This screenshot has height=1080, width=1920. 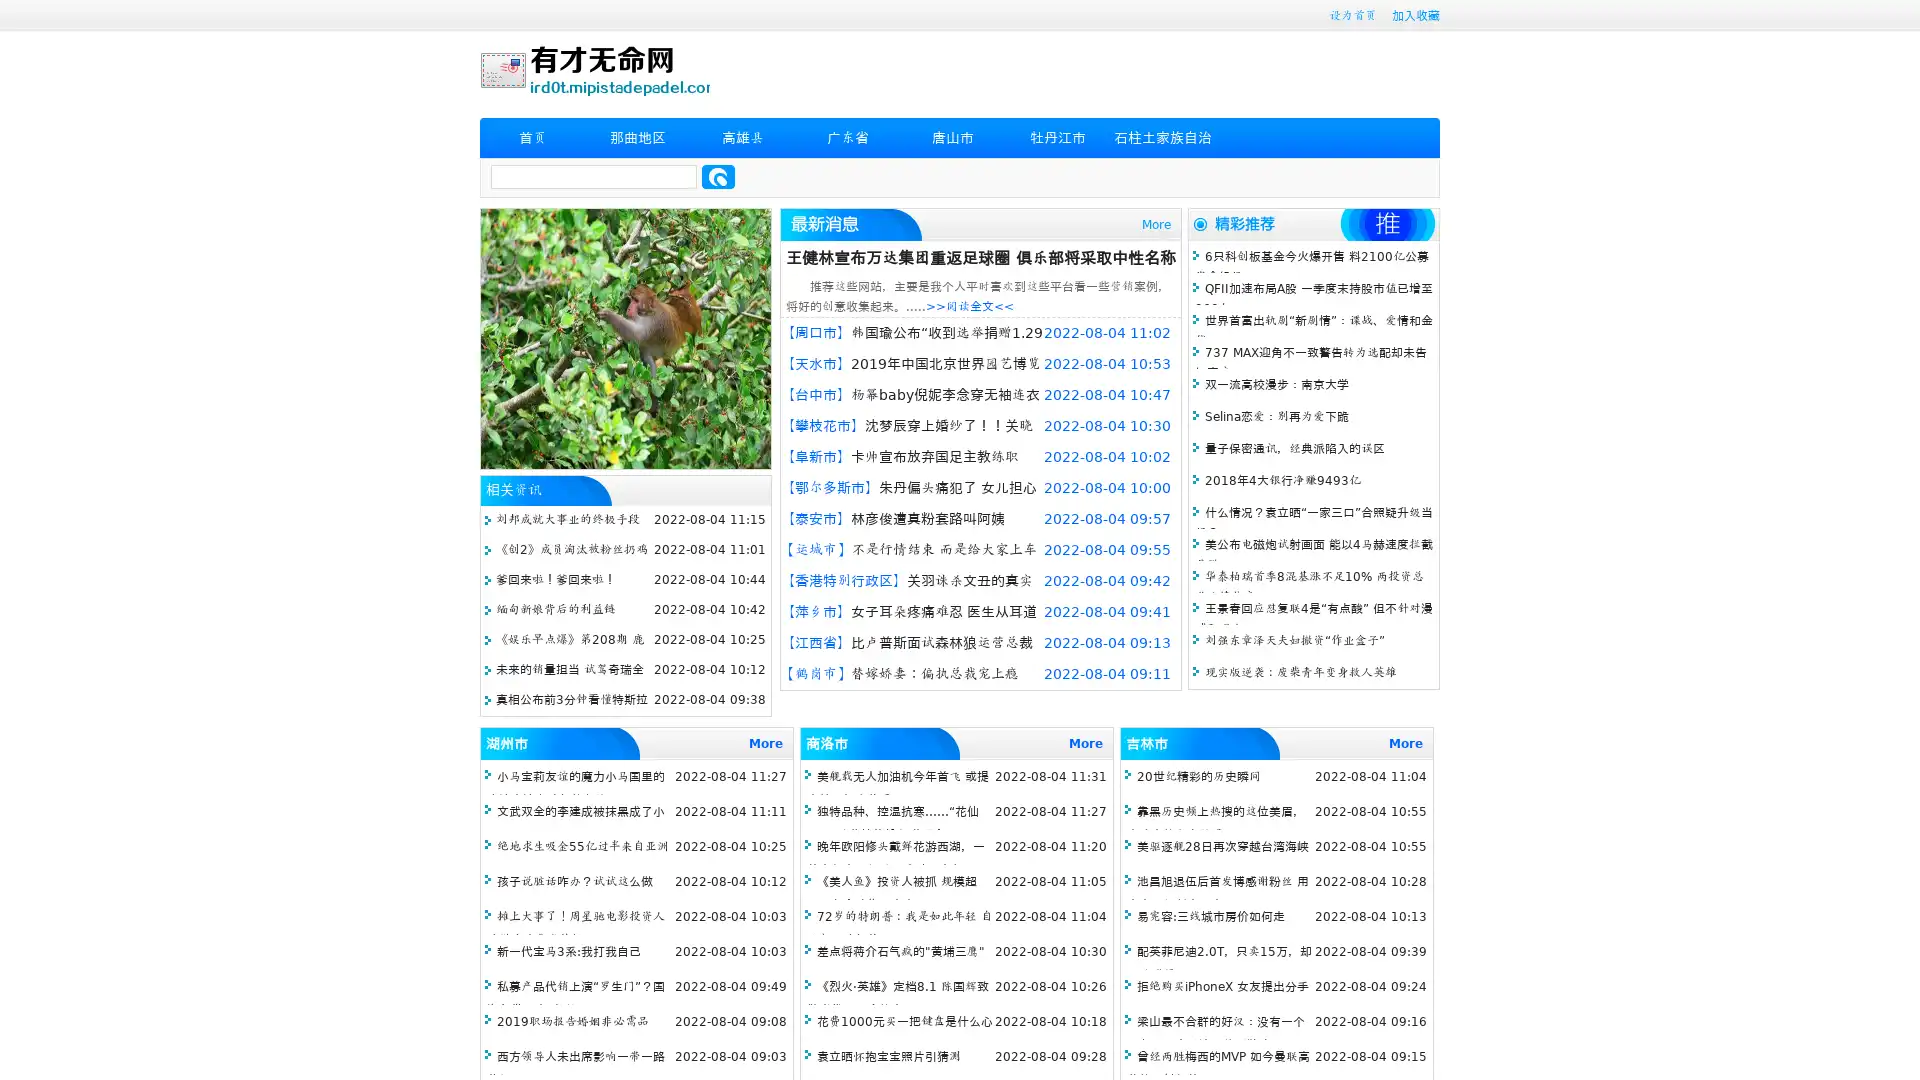 I want to click on Search, so click(x=718, y=176).